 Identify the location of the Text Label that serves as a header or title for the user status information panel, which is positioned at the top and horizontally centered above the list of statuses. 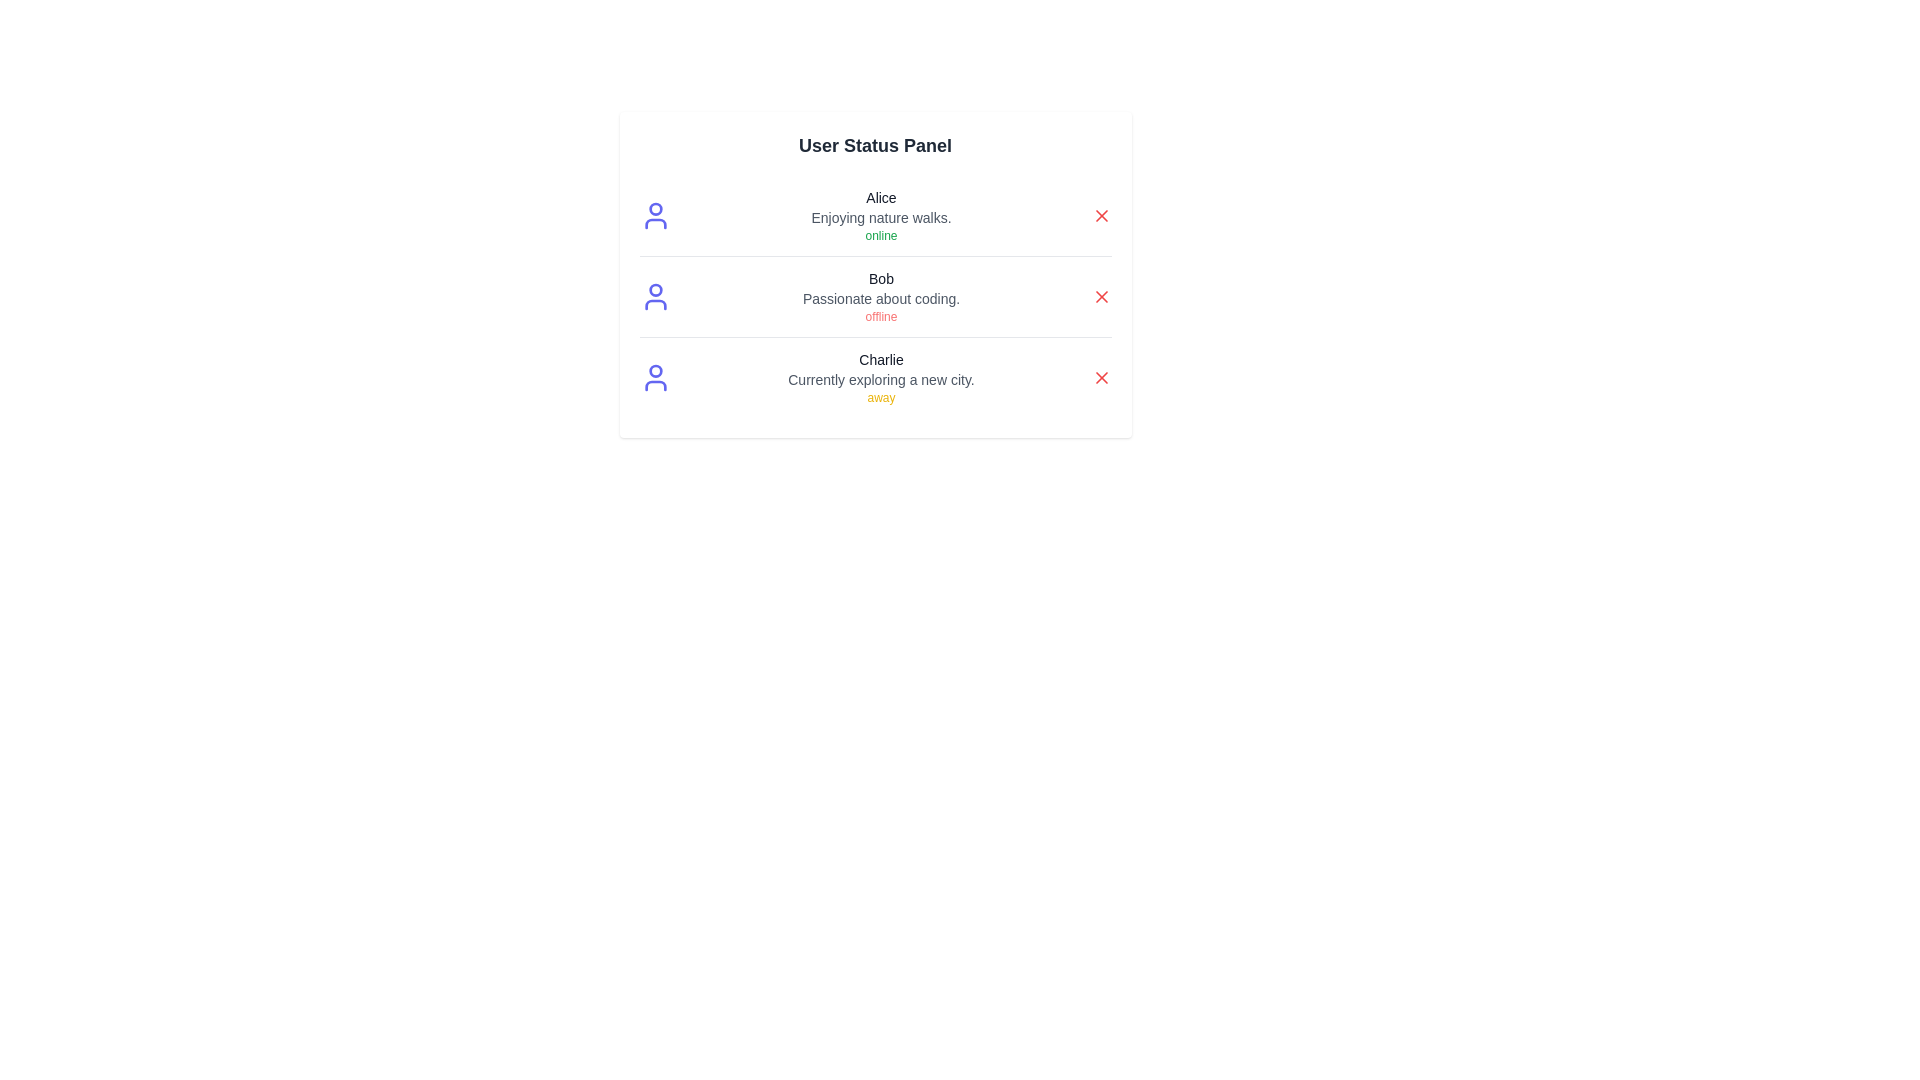
(875, 145).